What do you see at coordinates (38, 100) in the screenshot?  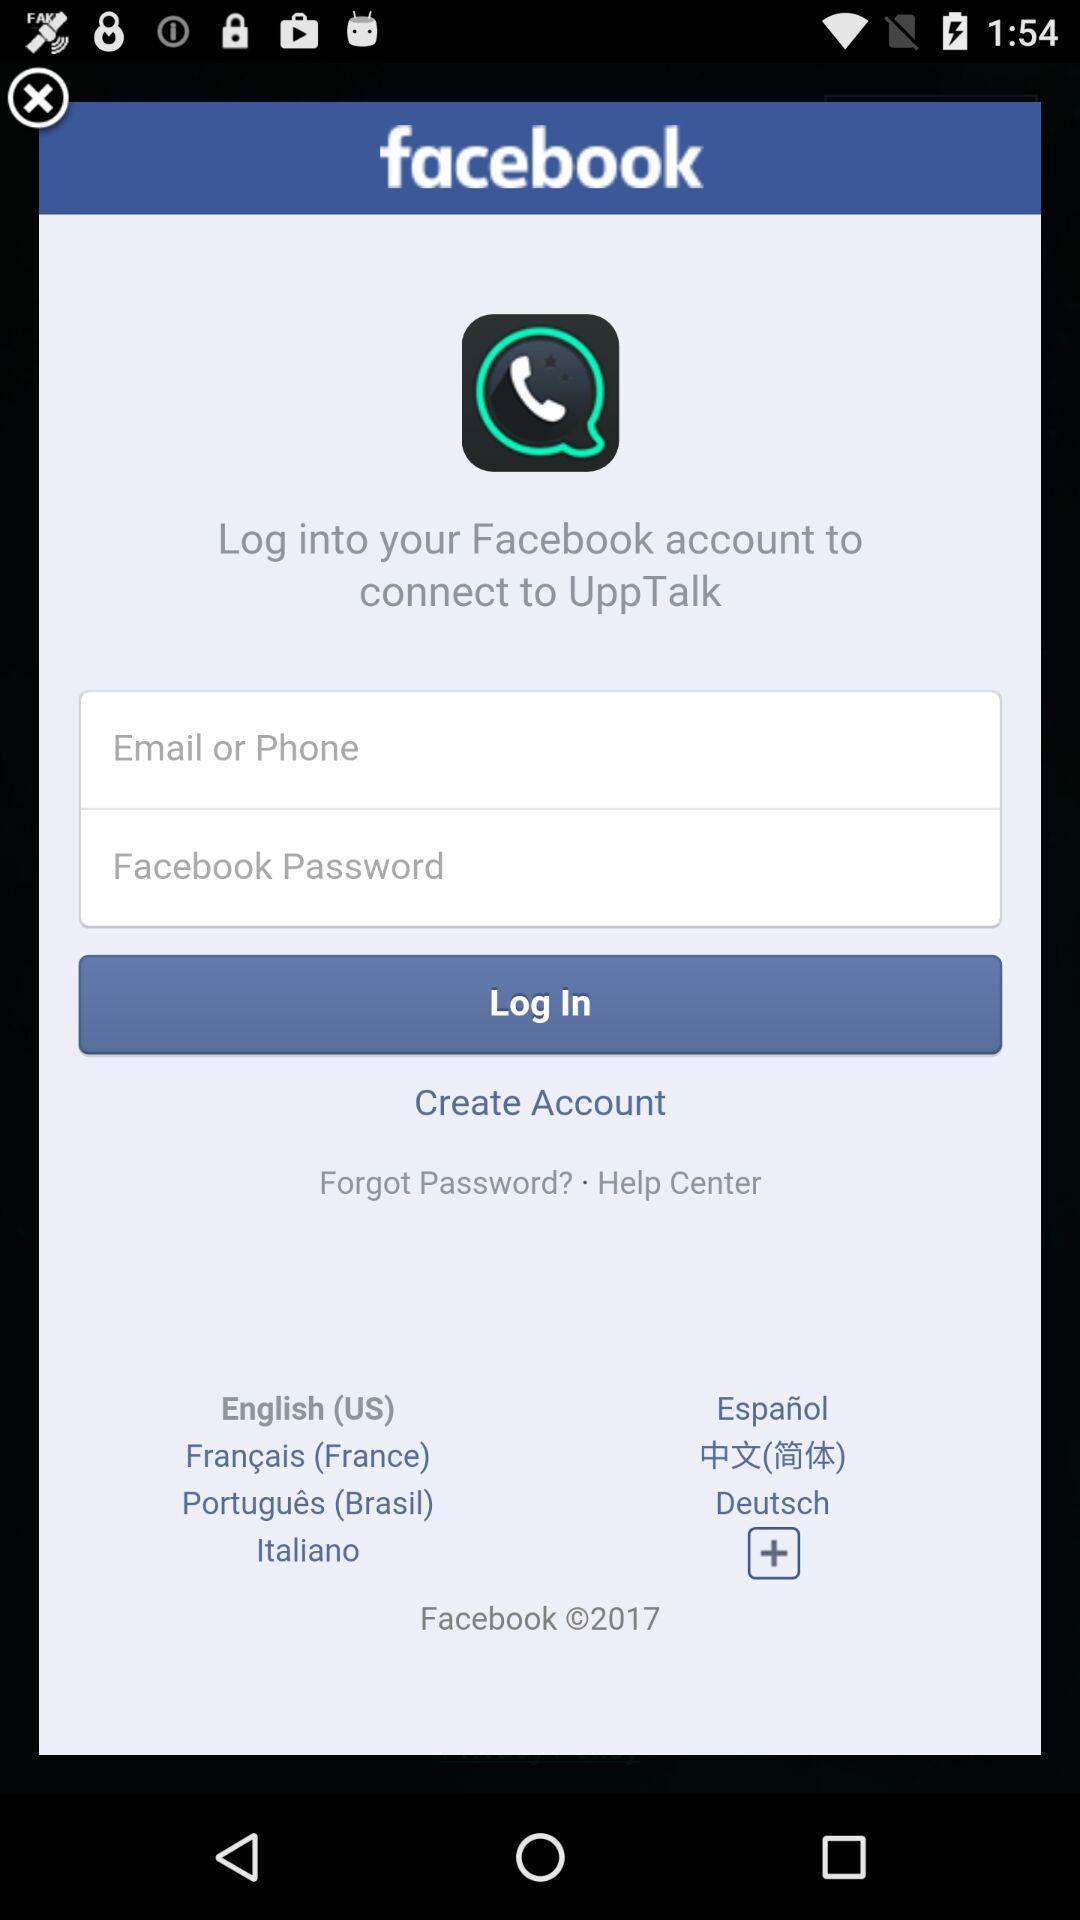 I see `facebook window` at bounding box center [38, 100].